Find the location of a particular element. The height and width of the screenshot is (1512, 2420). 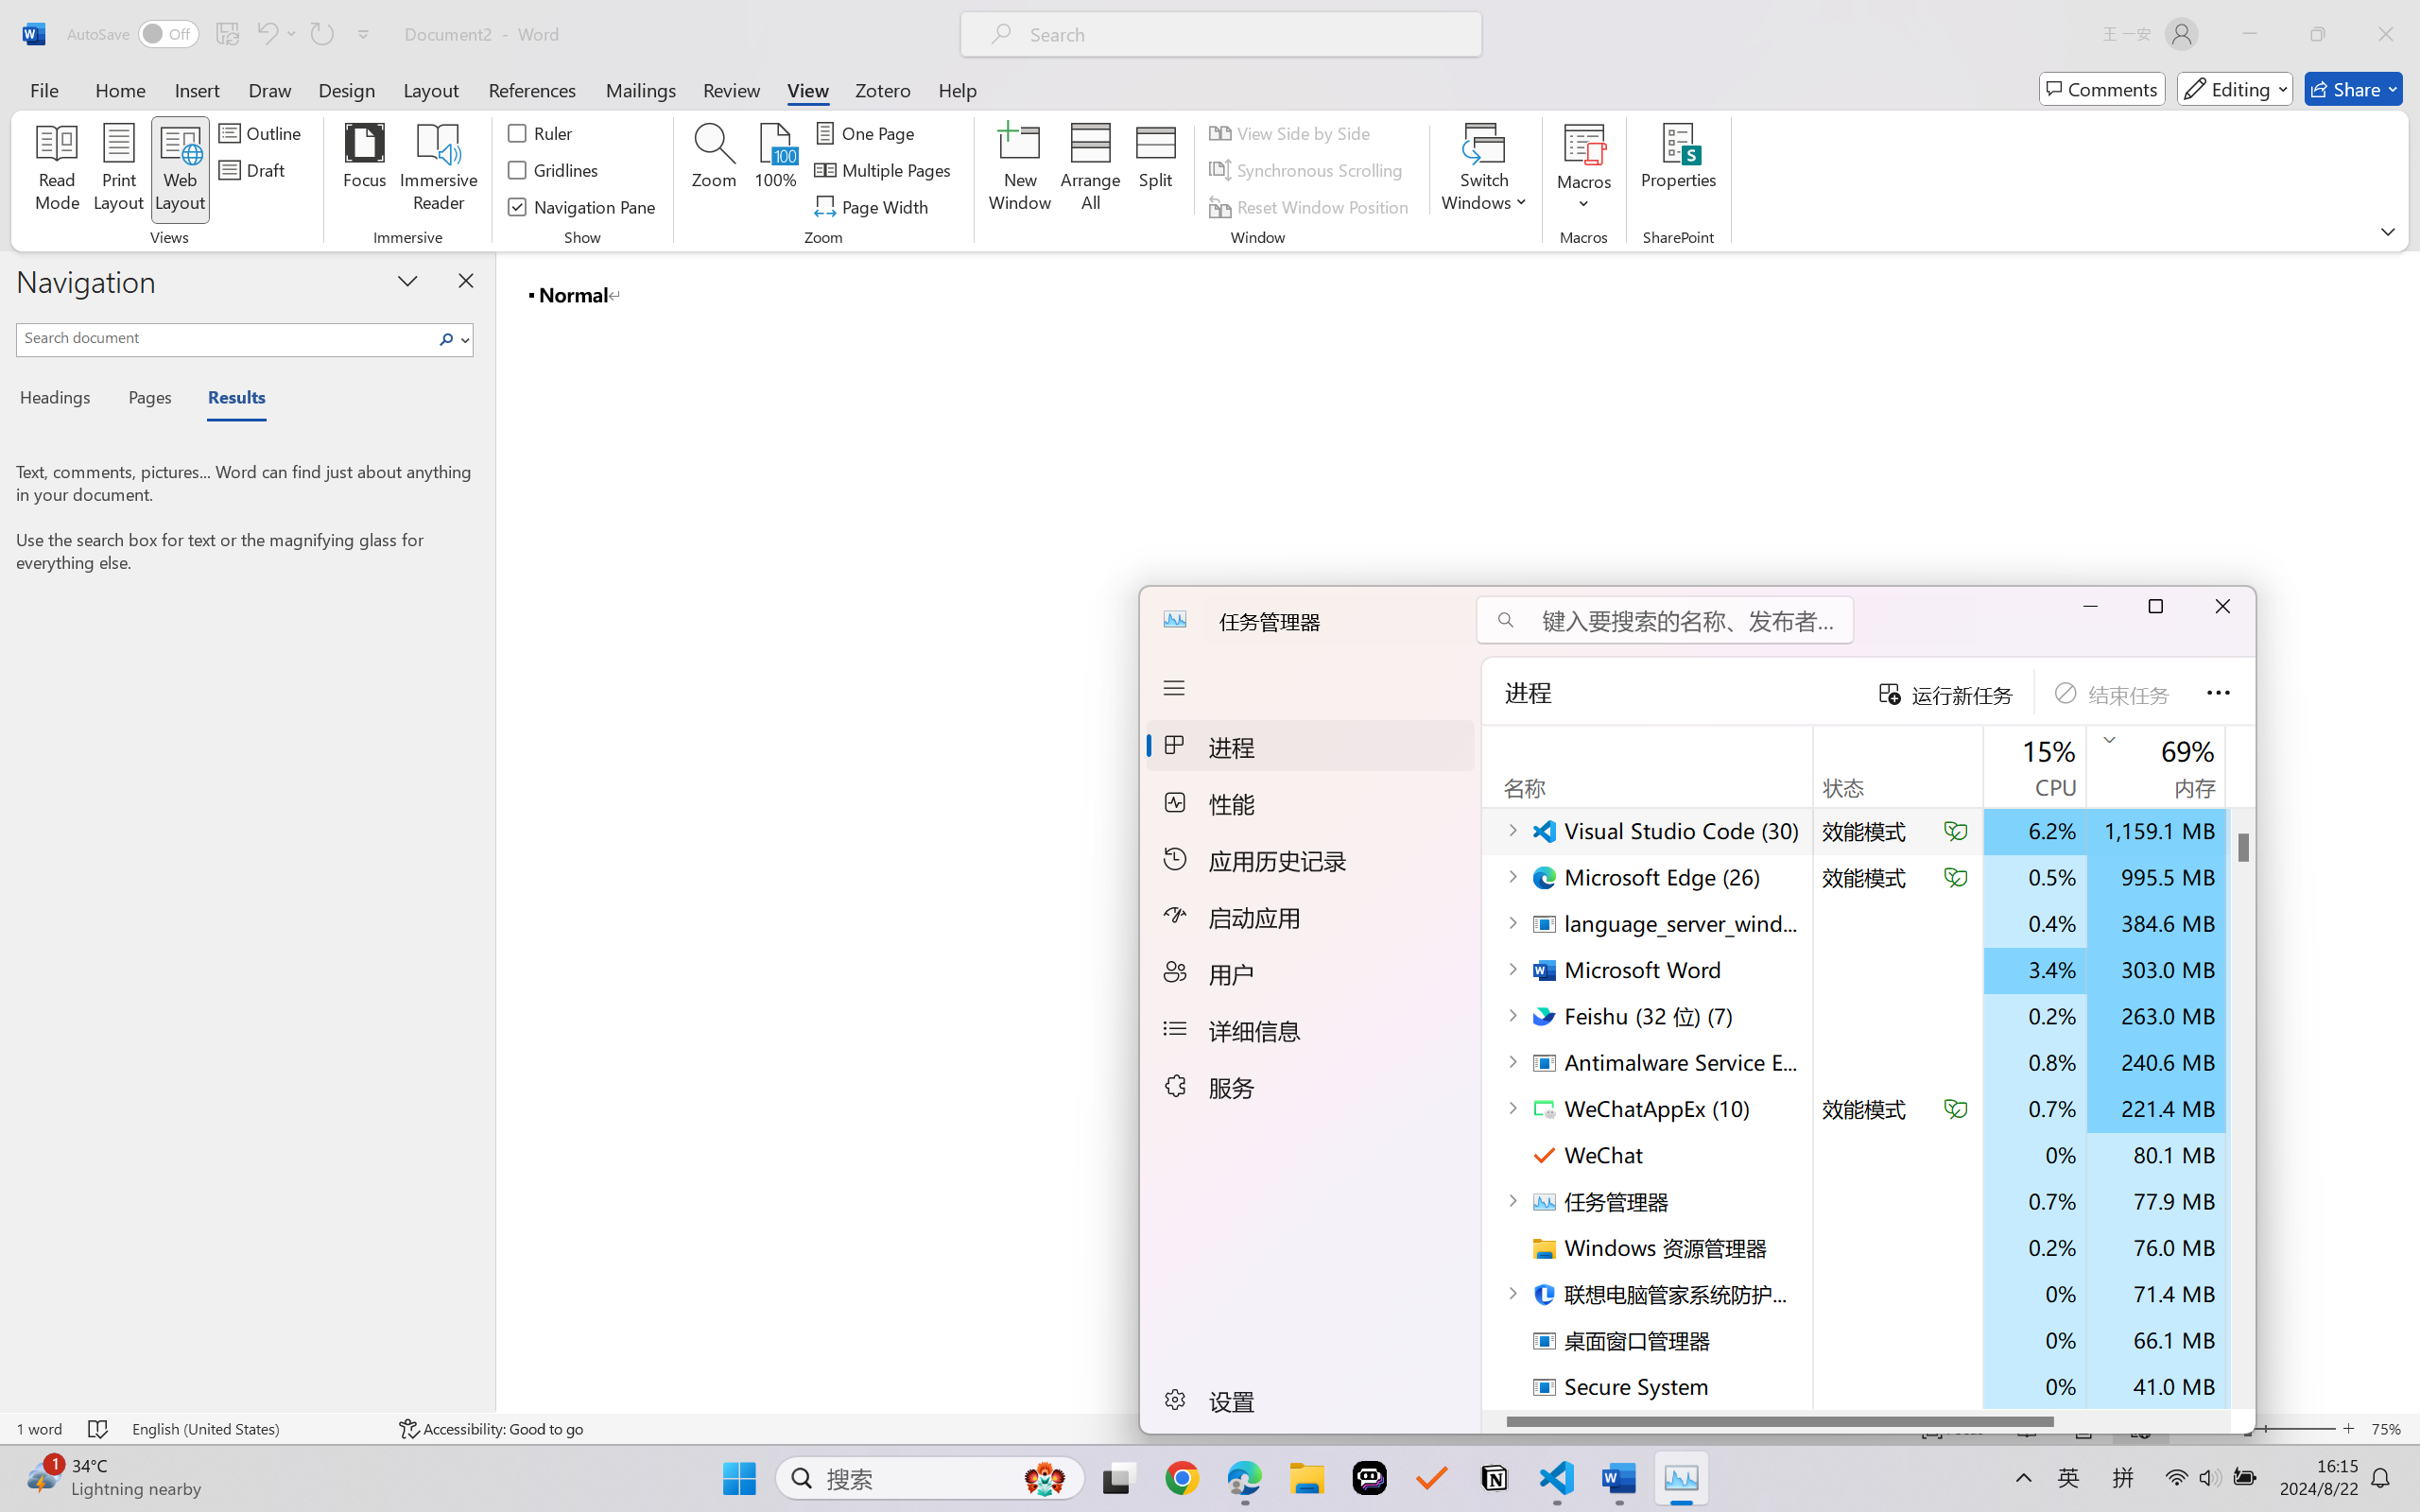

'New Window' is located at coordinates (1020, 170).